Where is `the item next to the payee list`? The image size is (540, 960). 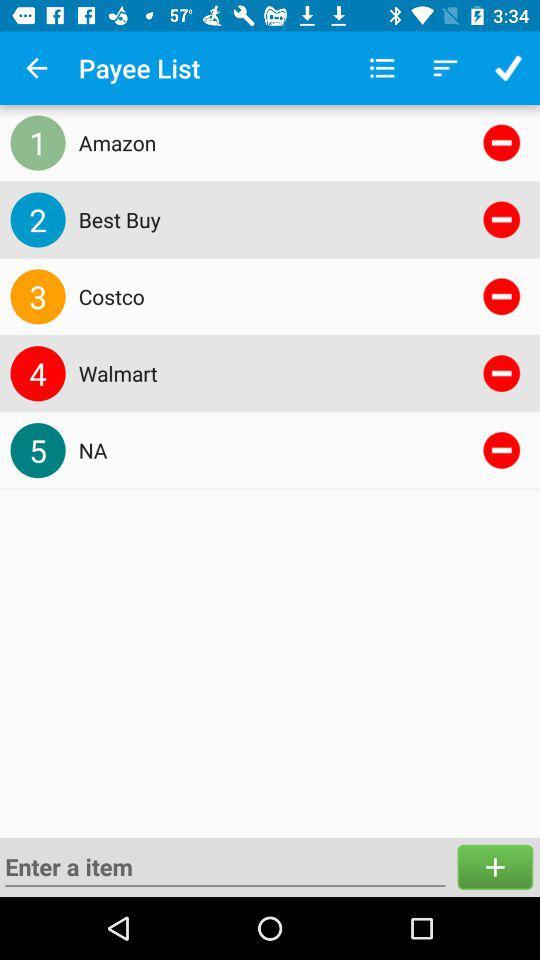 the item next to the payee list is located at coordinates (36, 68).